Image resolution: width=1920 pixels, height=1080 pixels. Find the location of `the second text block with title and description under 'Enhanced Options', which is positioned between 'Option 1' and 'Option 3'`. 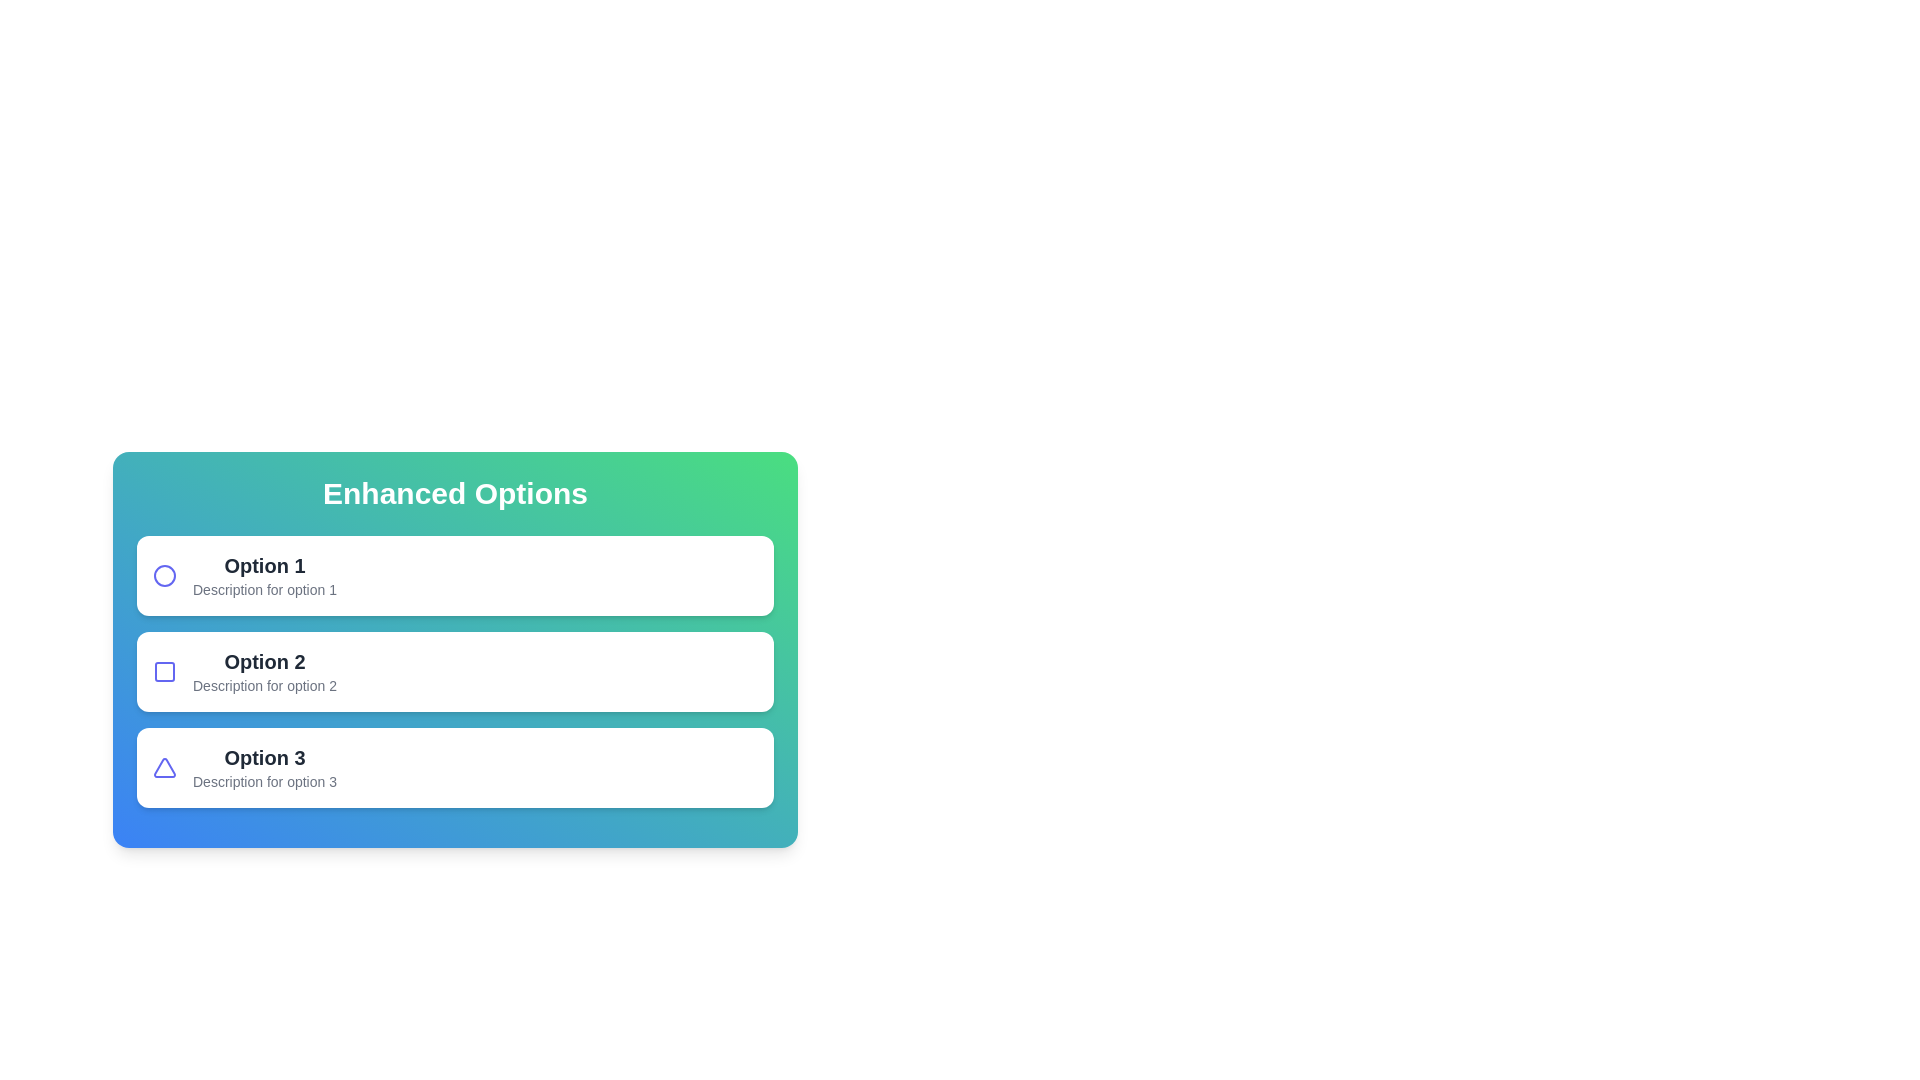

the second text block with title and description under 'Enhanced Options', which is positioned between 'Option 1' and 'Option 3' is located at coordinates (263, 671).